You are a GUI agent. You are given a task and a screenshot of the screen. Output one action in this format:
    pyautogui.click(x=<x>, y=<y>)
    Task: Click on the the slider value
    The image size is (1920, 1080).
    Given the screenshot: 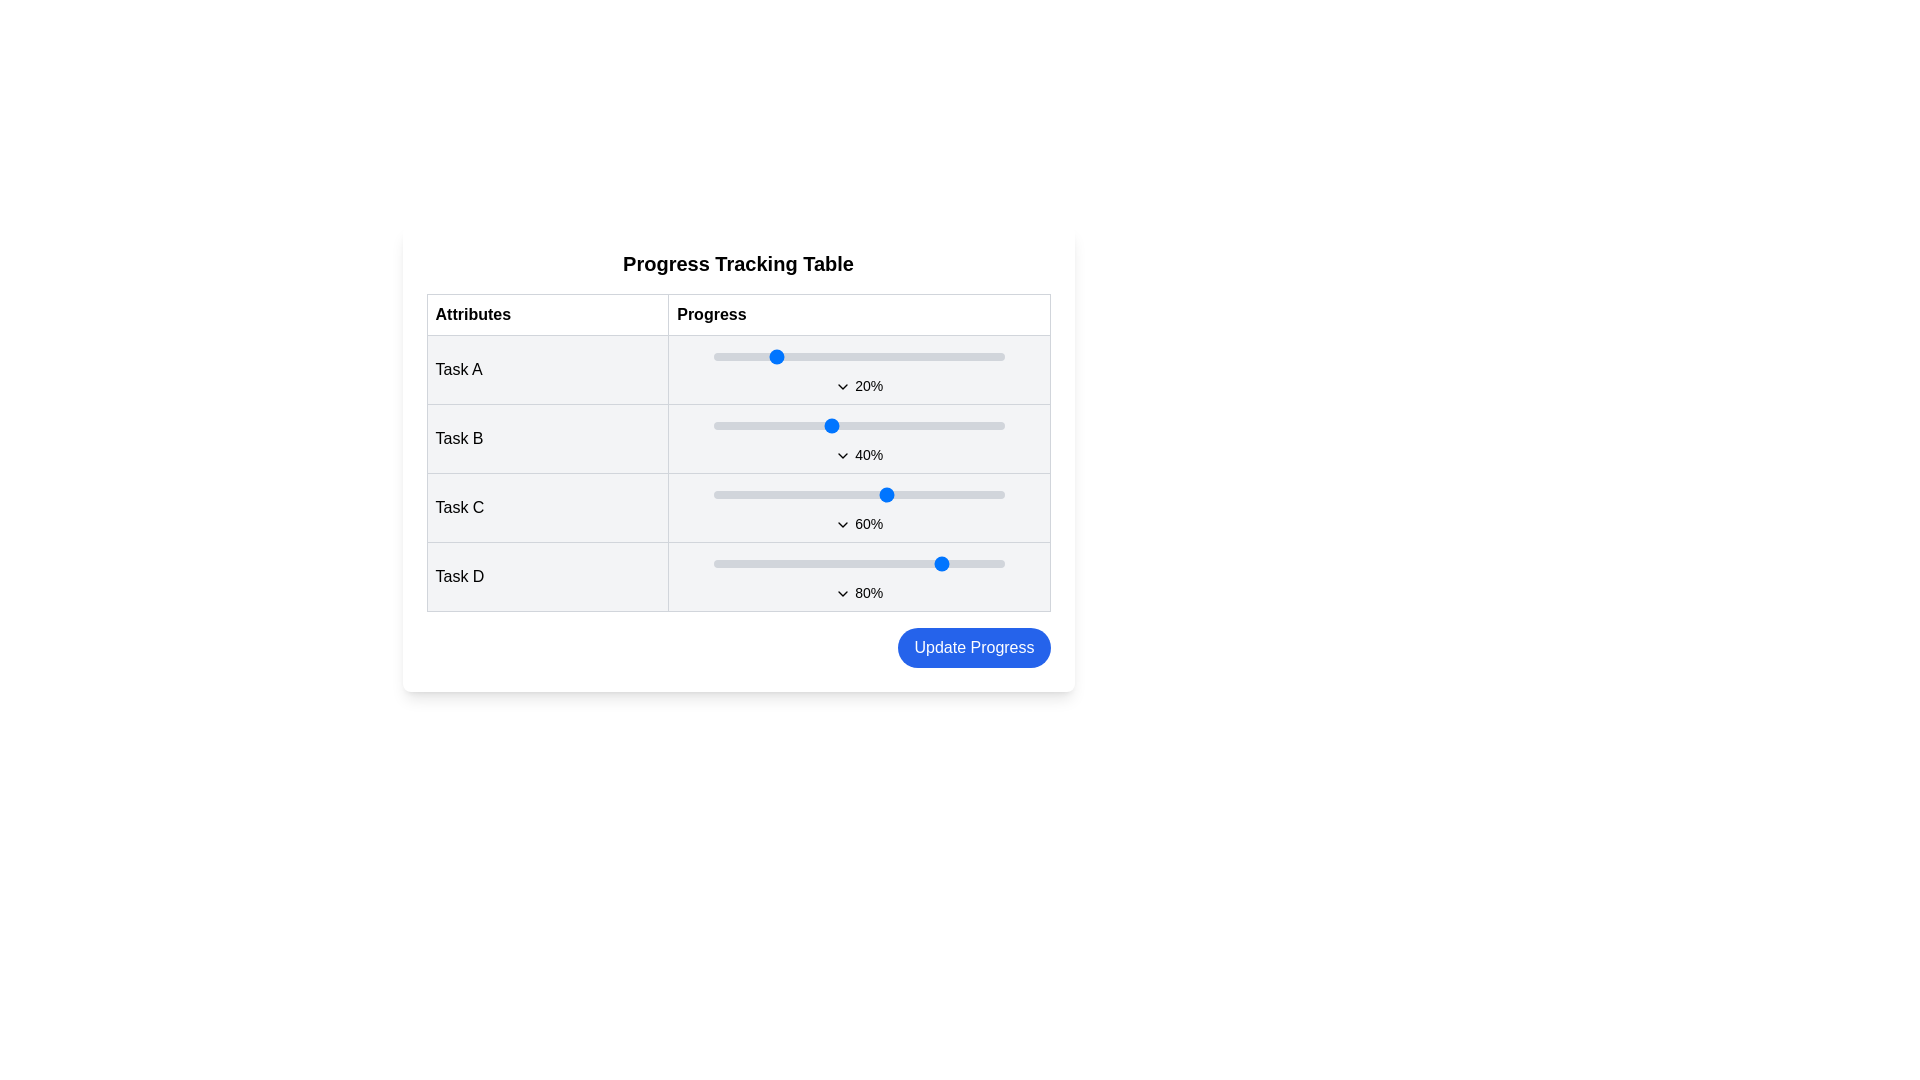 What is the action you would take?
    pyautogui.click(x=838, y=356)
    